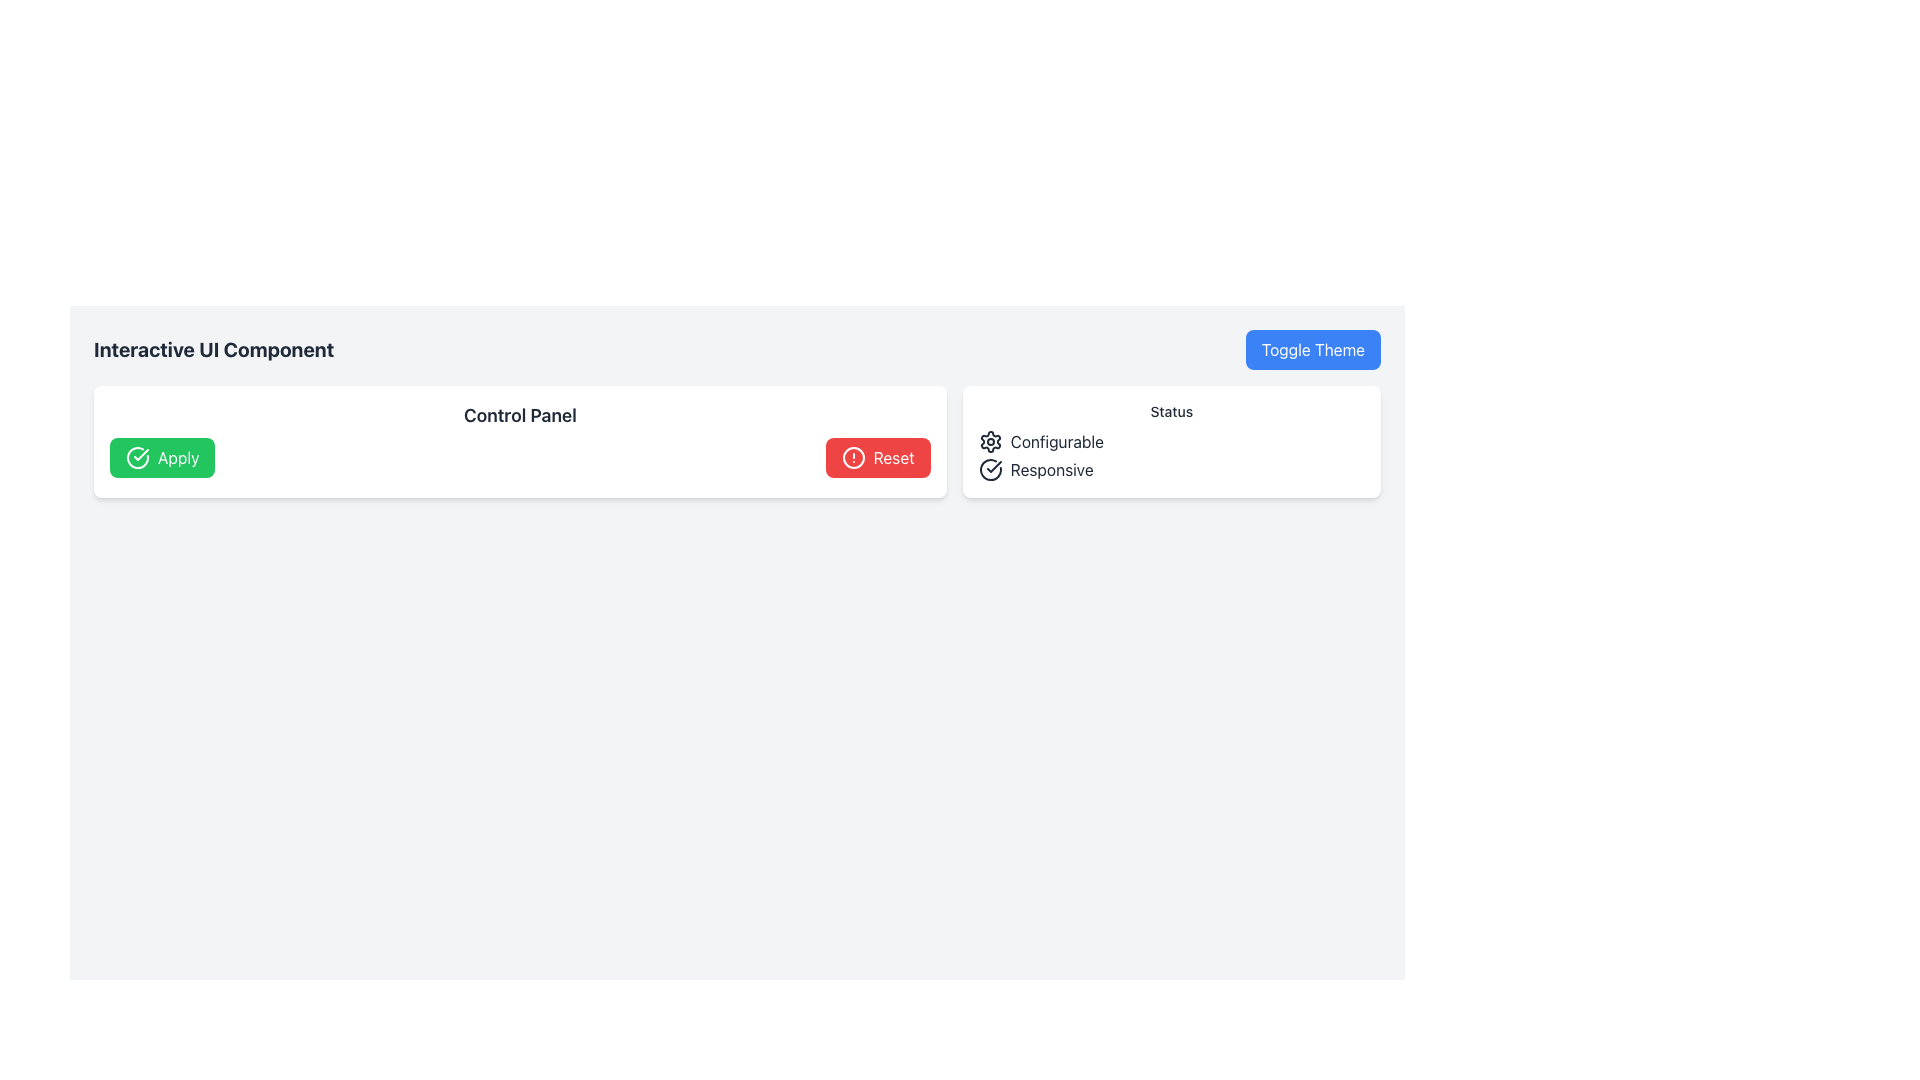 This screenshot has width=1920, height=1080. Describe the element at coordinates (990, 441) in the screenshot. I see `the gear icon located at the top-right of the interface within the 'Status' card, adjacent to the 'Configurable' text` at that location.